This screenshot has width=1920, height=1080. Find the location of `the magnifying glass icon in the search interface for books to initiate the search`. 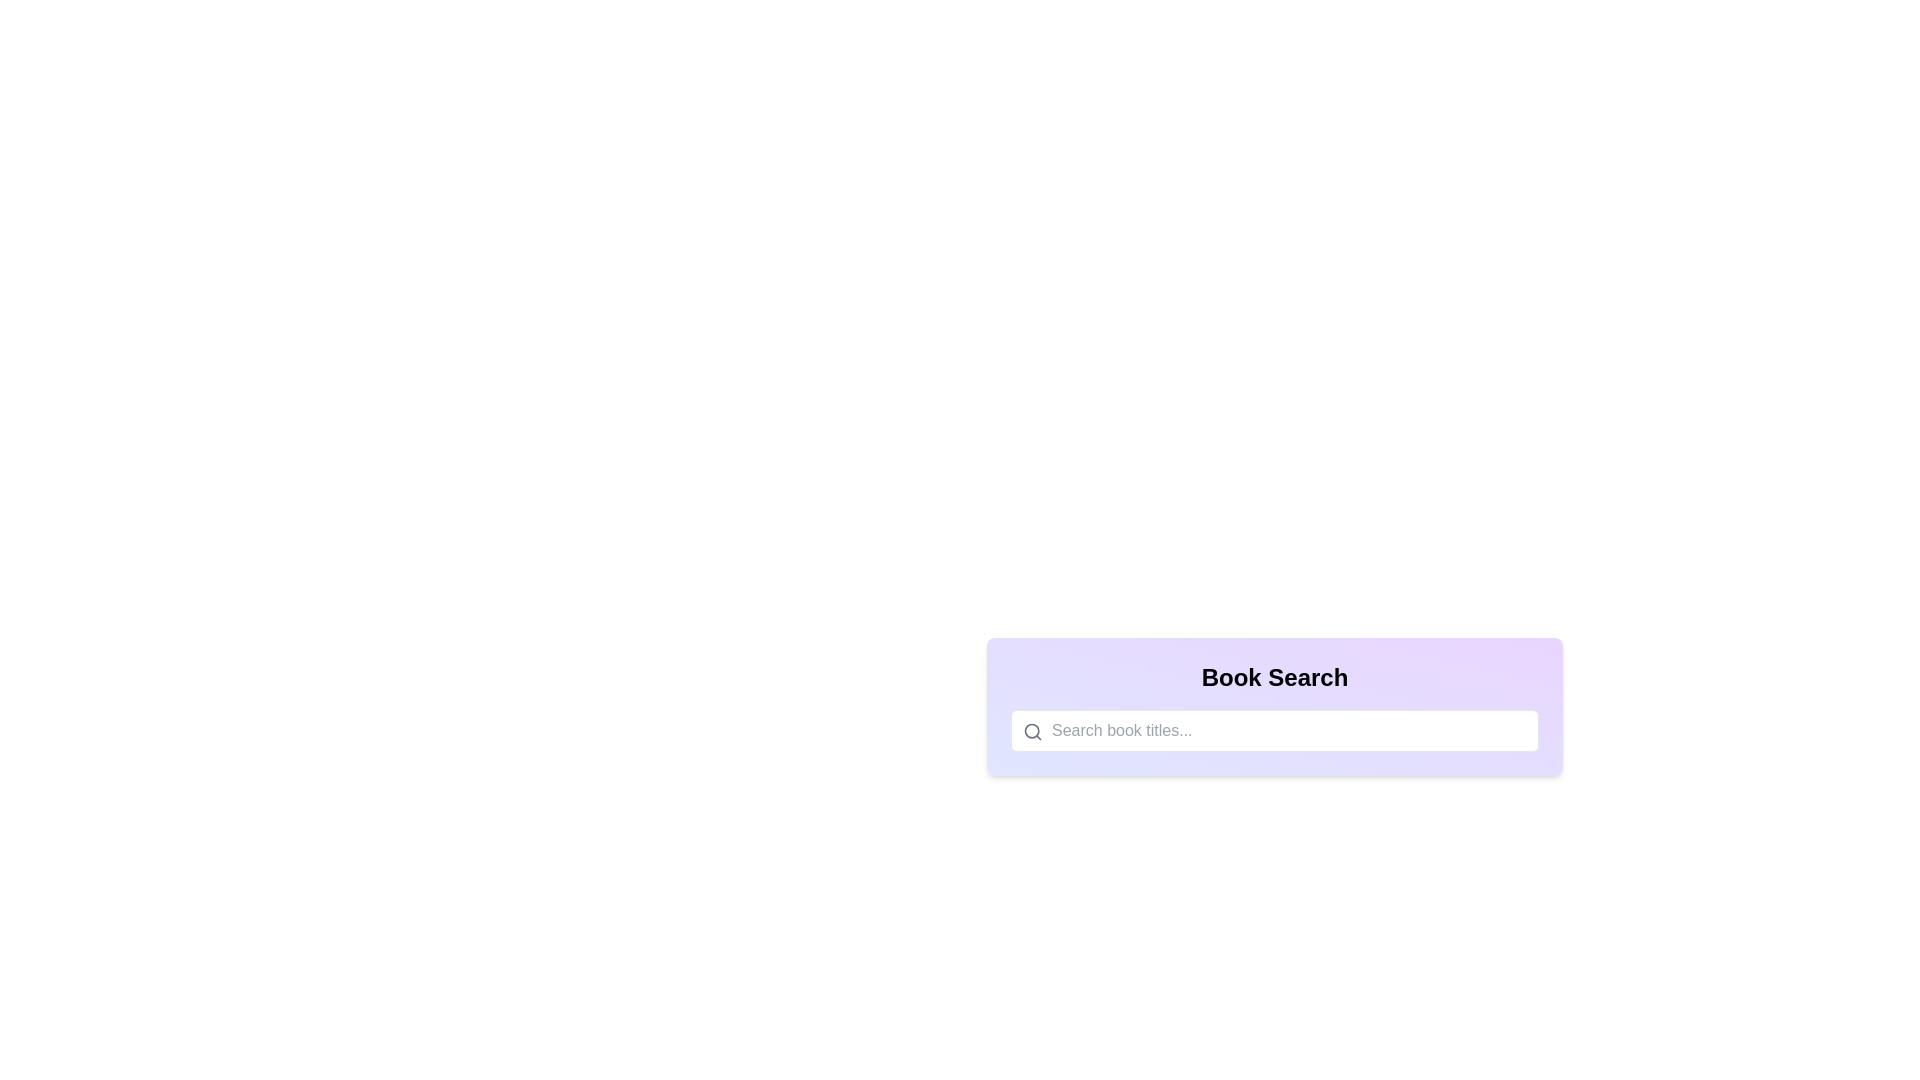

the magnifying glass icon in the search interface for books to initiate the search is located at coordinates (1274, 705).